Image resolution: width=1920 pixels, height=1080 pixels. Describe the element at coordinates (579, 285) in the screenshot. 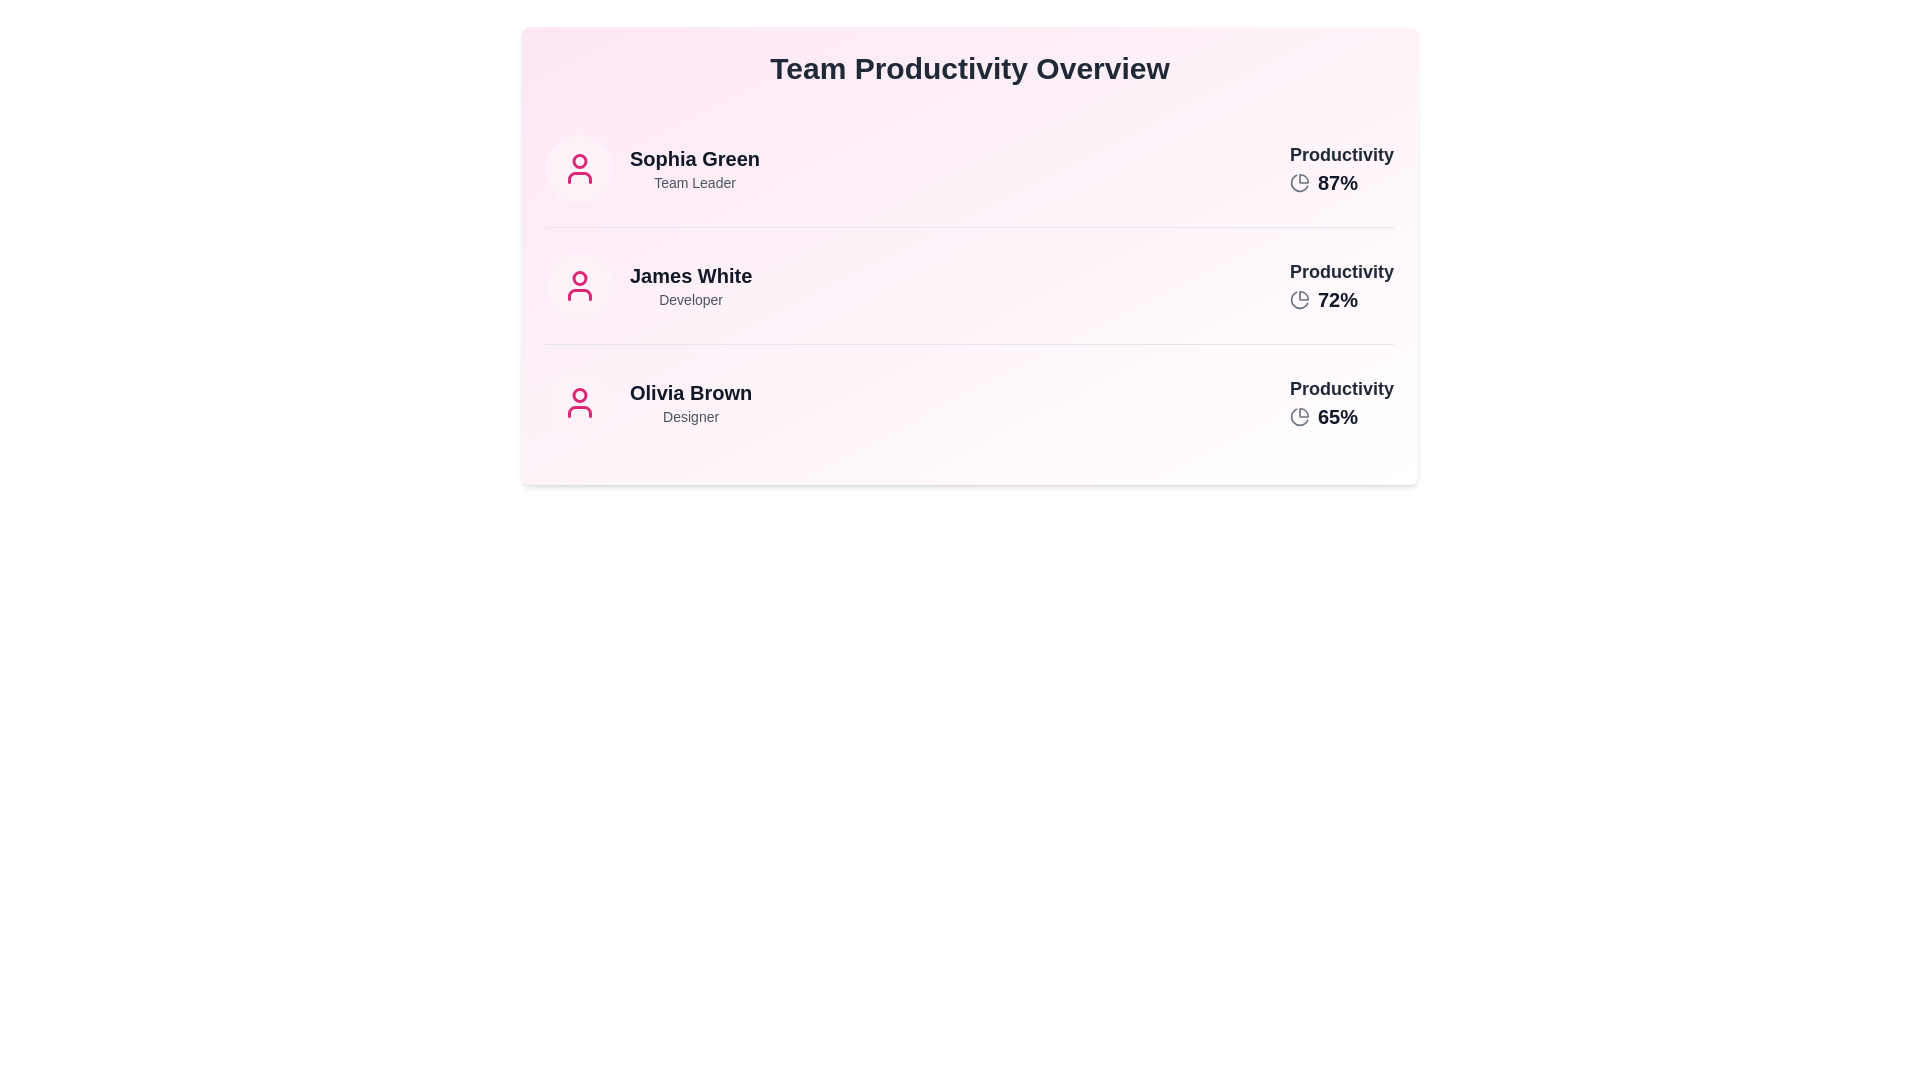

I see `the pink outline-styled user profile icon associated with 'James White, Developer' for potential interaction` at that location.